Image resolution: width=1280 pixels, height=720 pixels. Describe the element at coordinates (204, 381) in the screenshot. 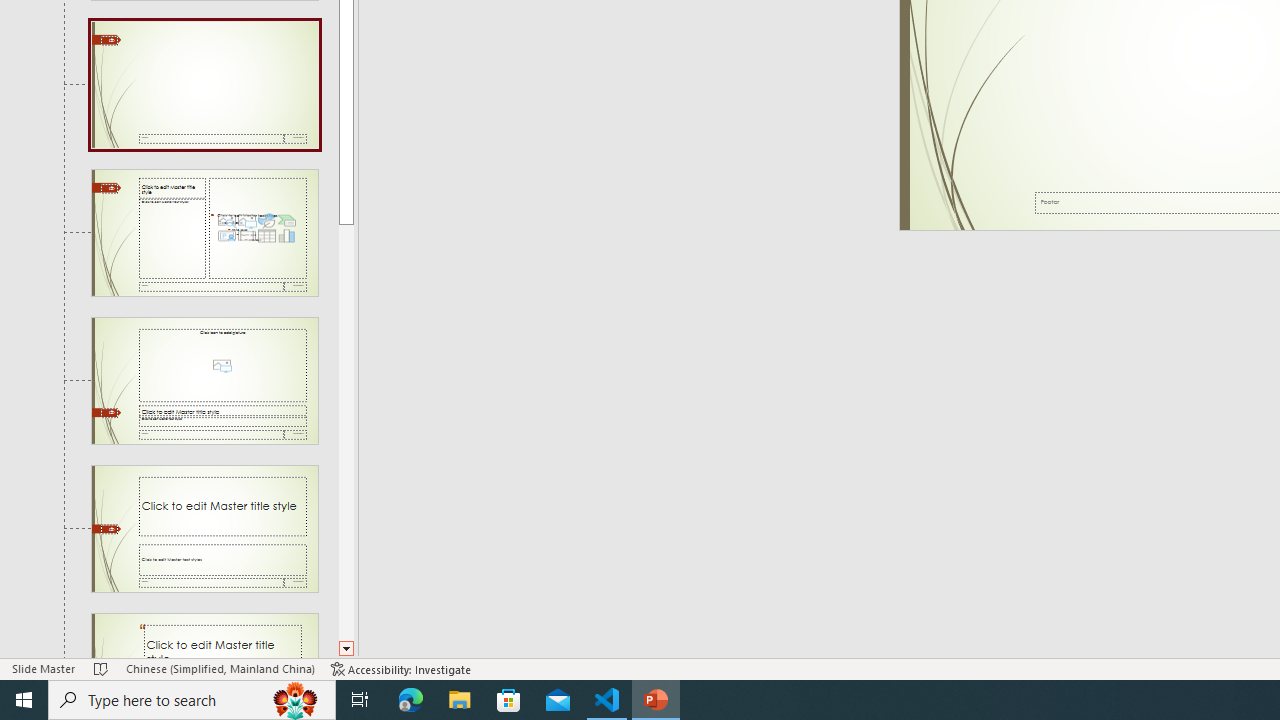

I see `'Slide Picture with Caption Layout: used by no slides'` at that location.